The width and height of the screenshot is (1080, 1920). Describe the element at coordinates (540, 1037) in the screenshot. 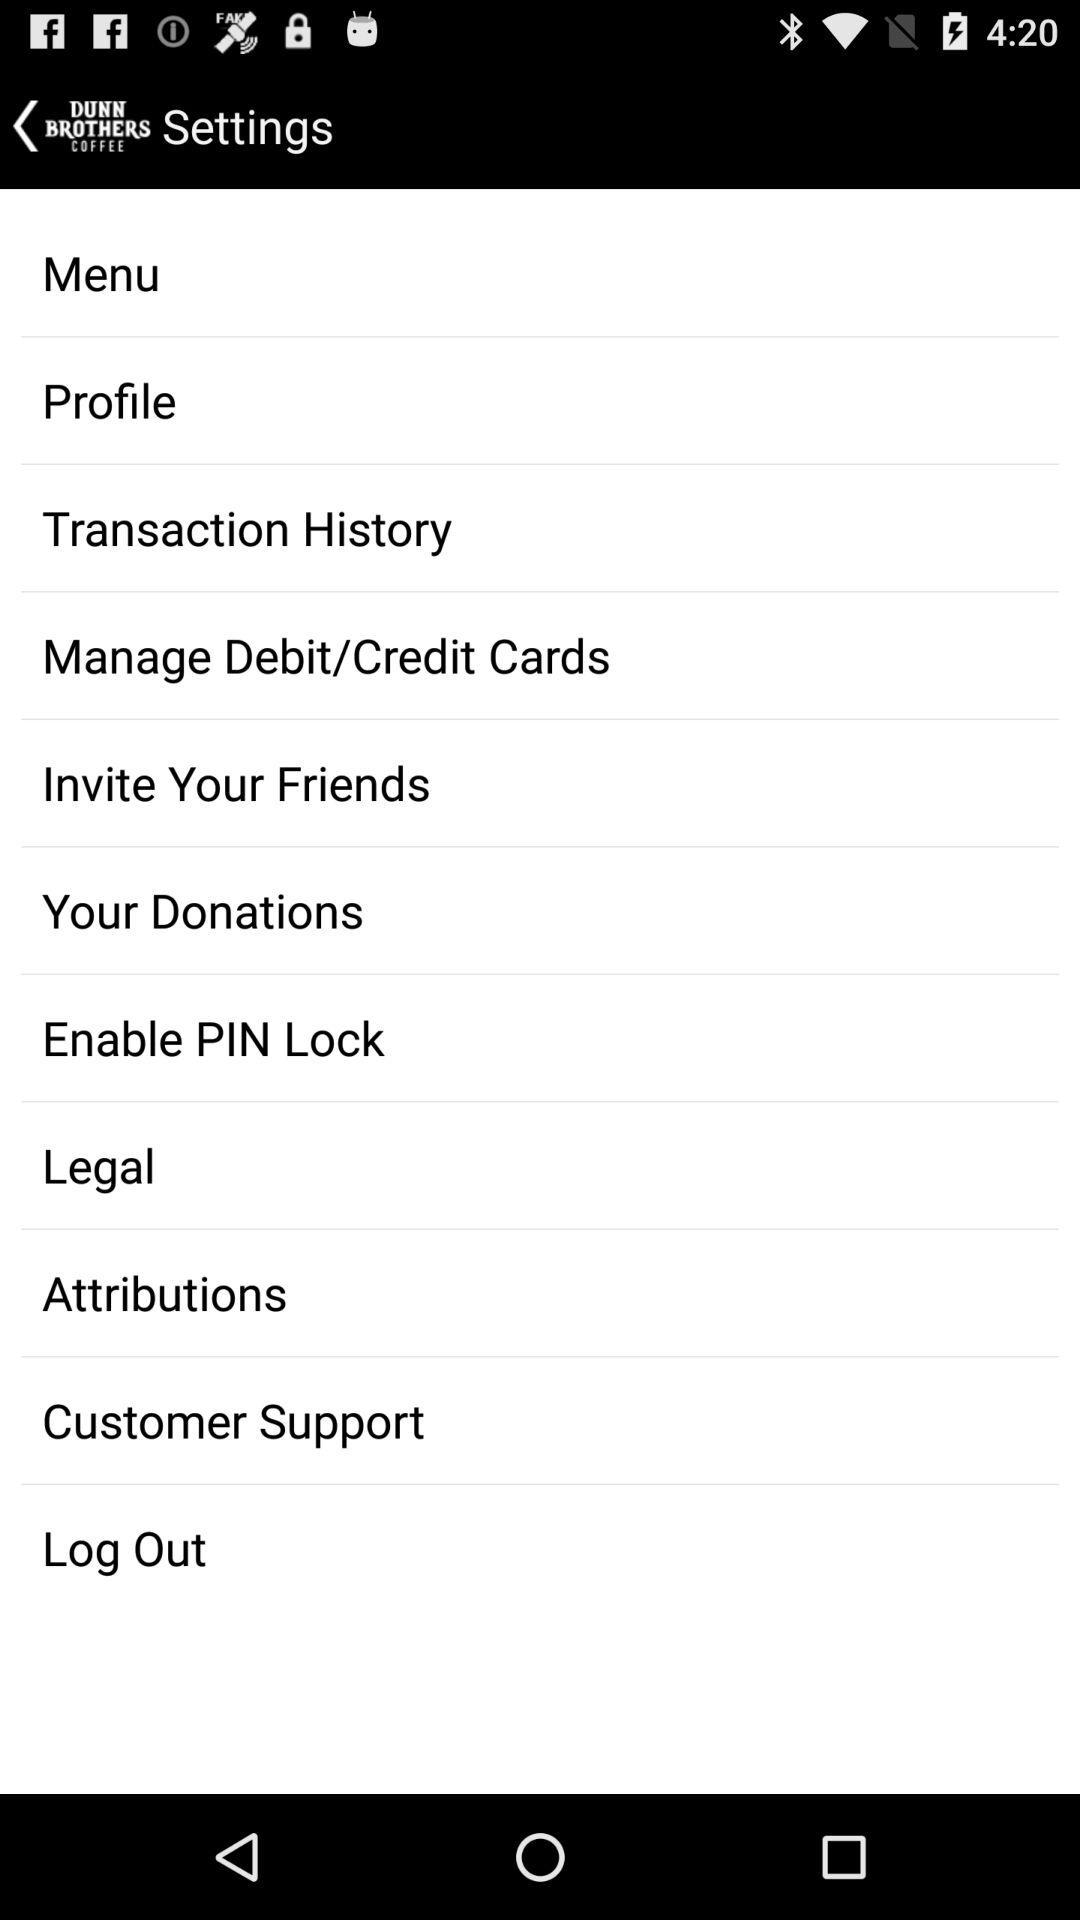

I see `the item above the legal` at that location.